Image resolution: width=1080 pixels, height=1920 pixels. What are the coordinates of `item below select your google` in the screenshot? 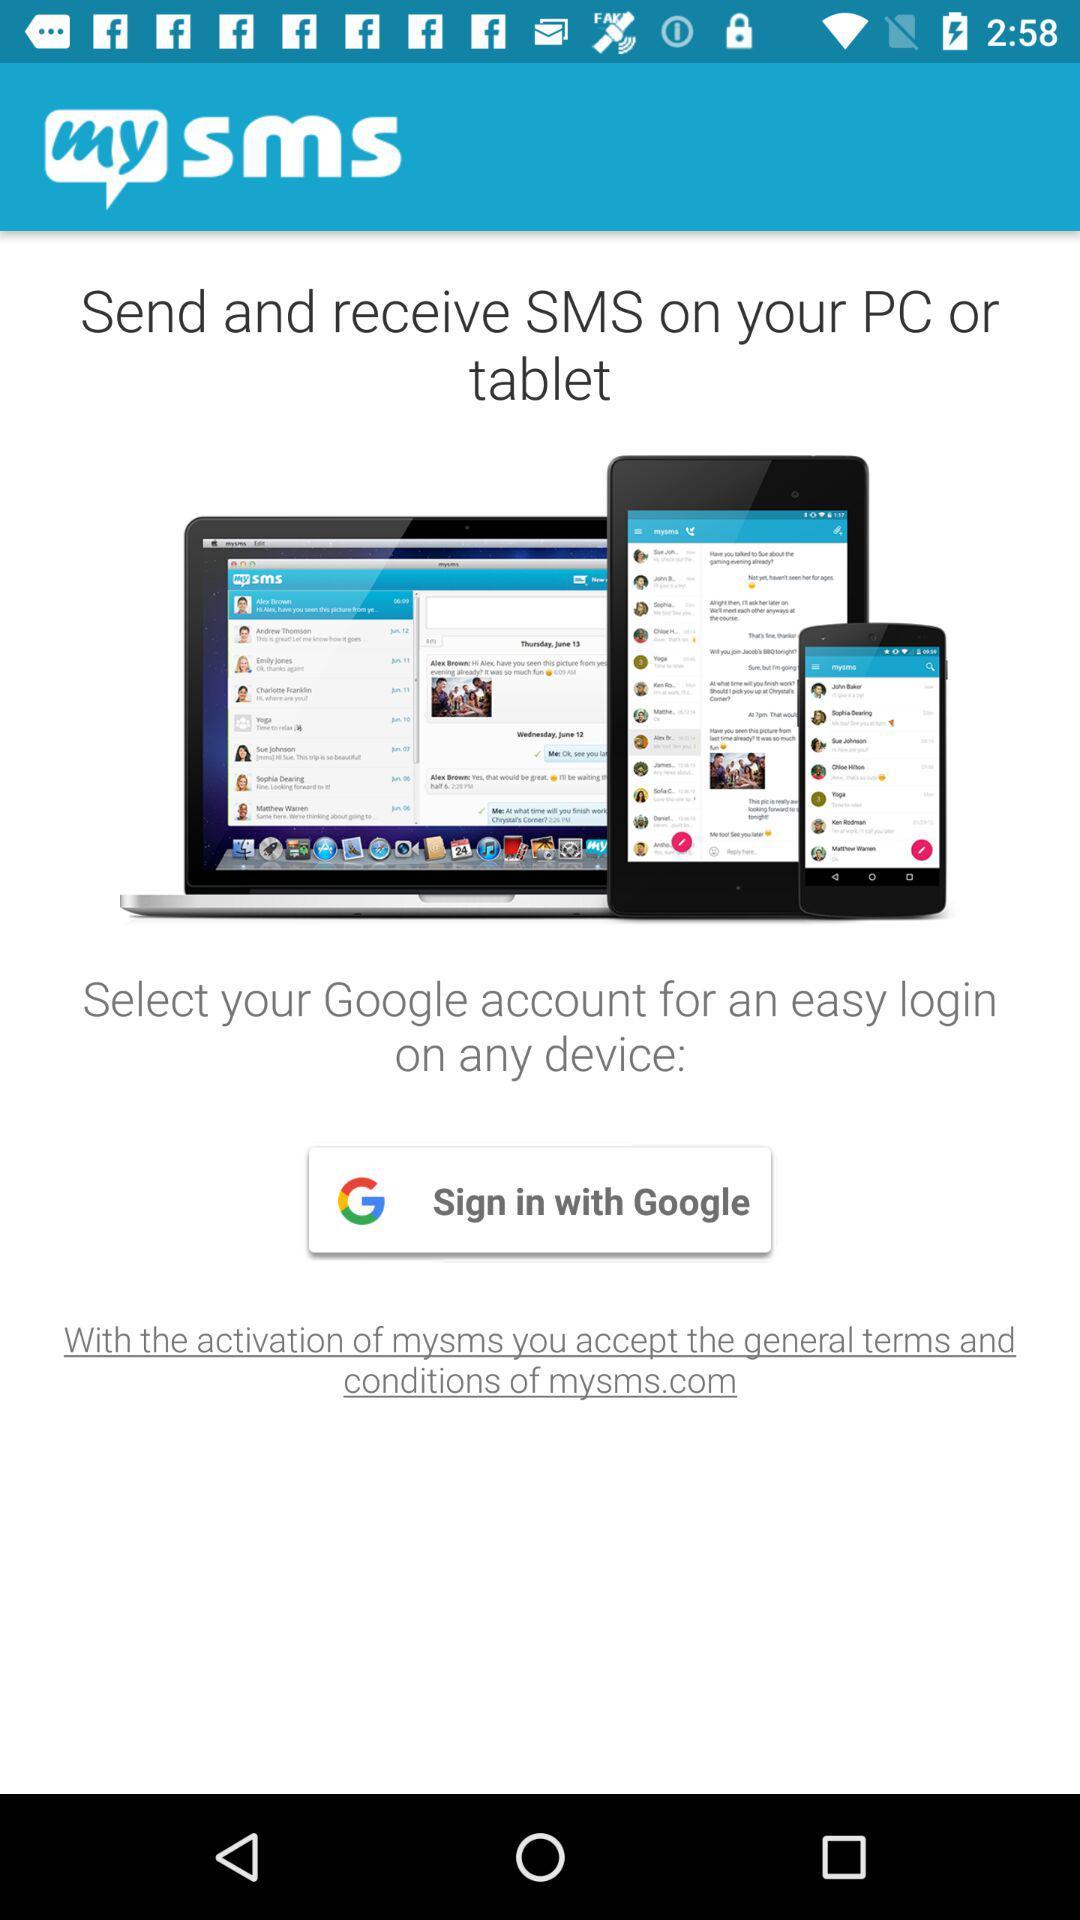 It's located at (540, 1200).